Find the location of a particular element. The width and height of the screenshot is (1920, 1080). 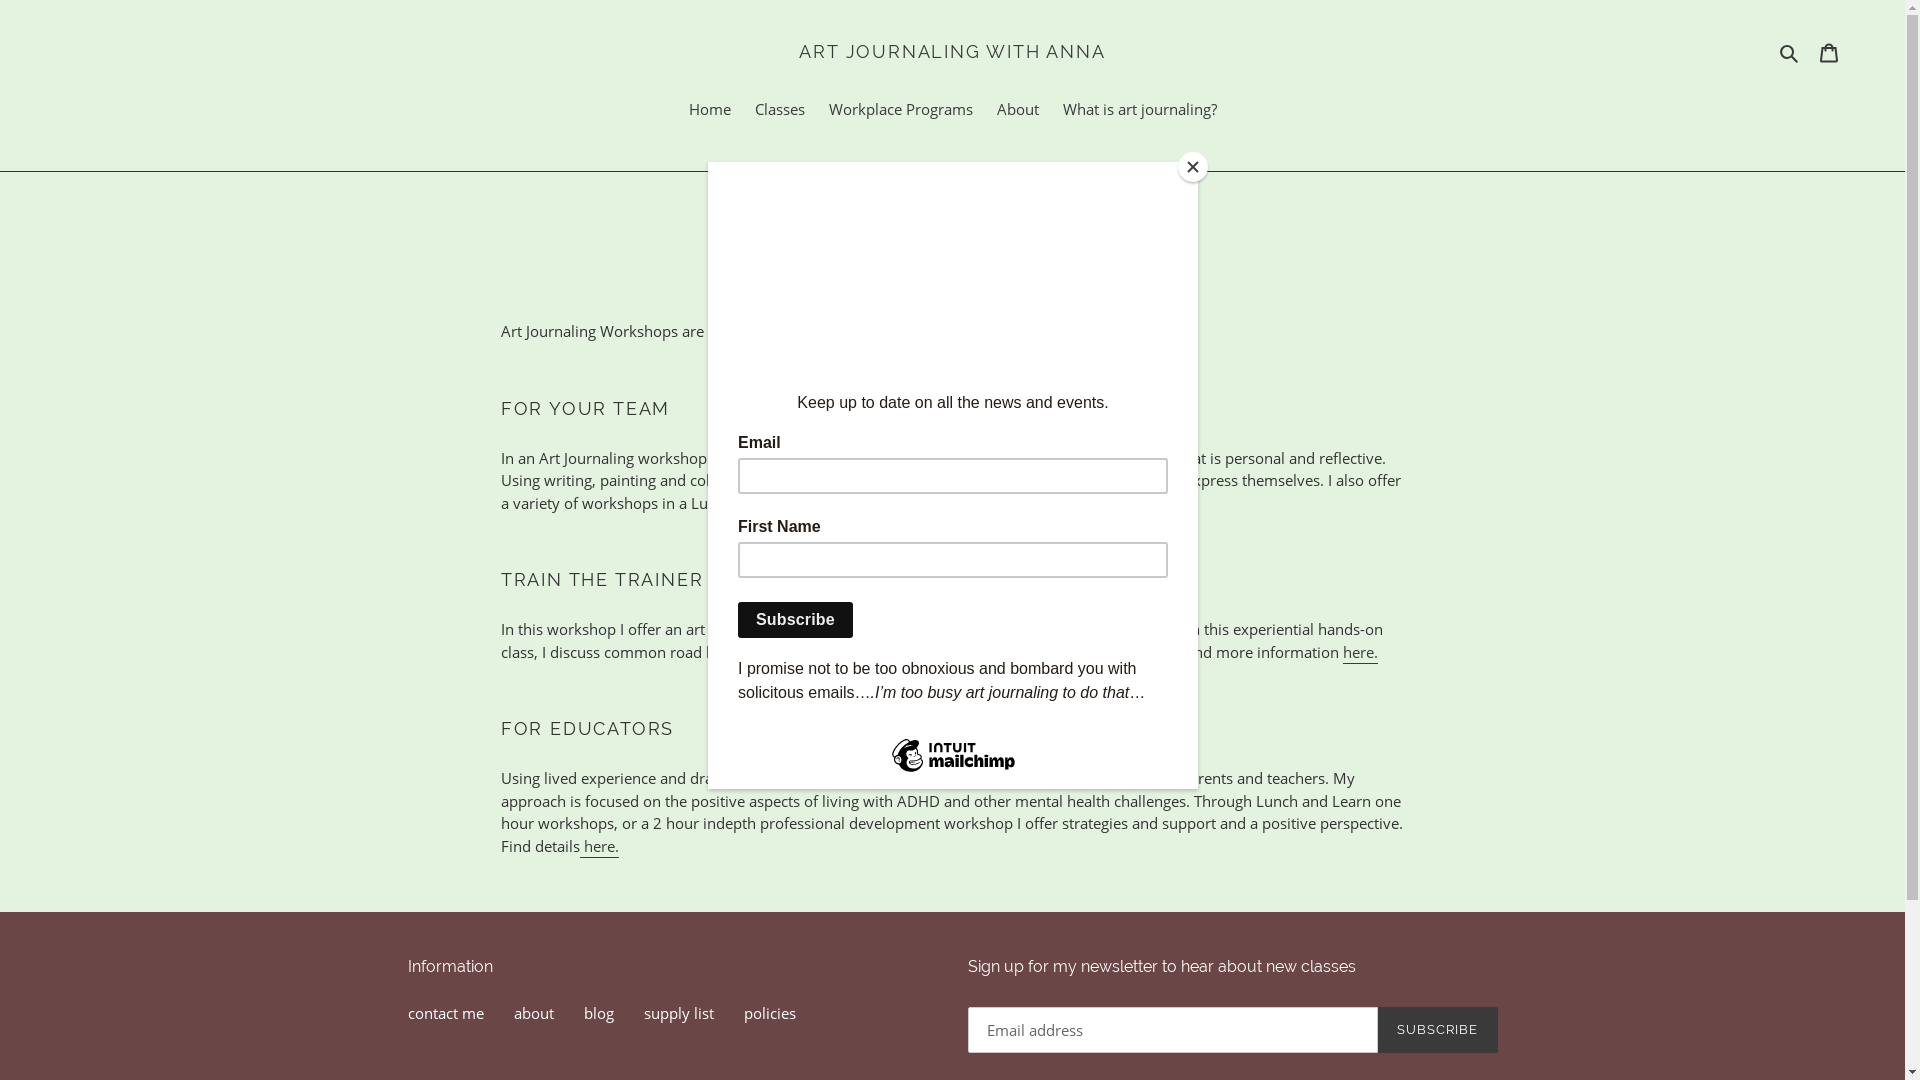

'Home' is located at coordinates (709, 111).